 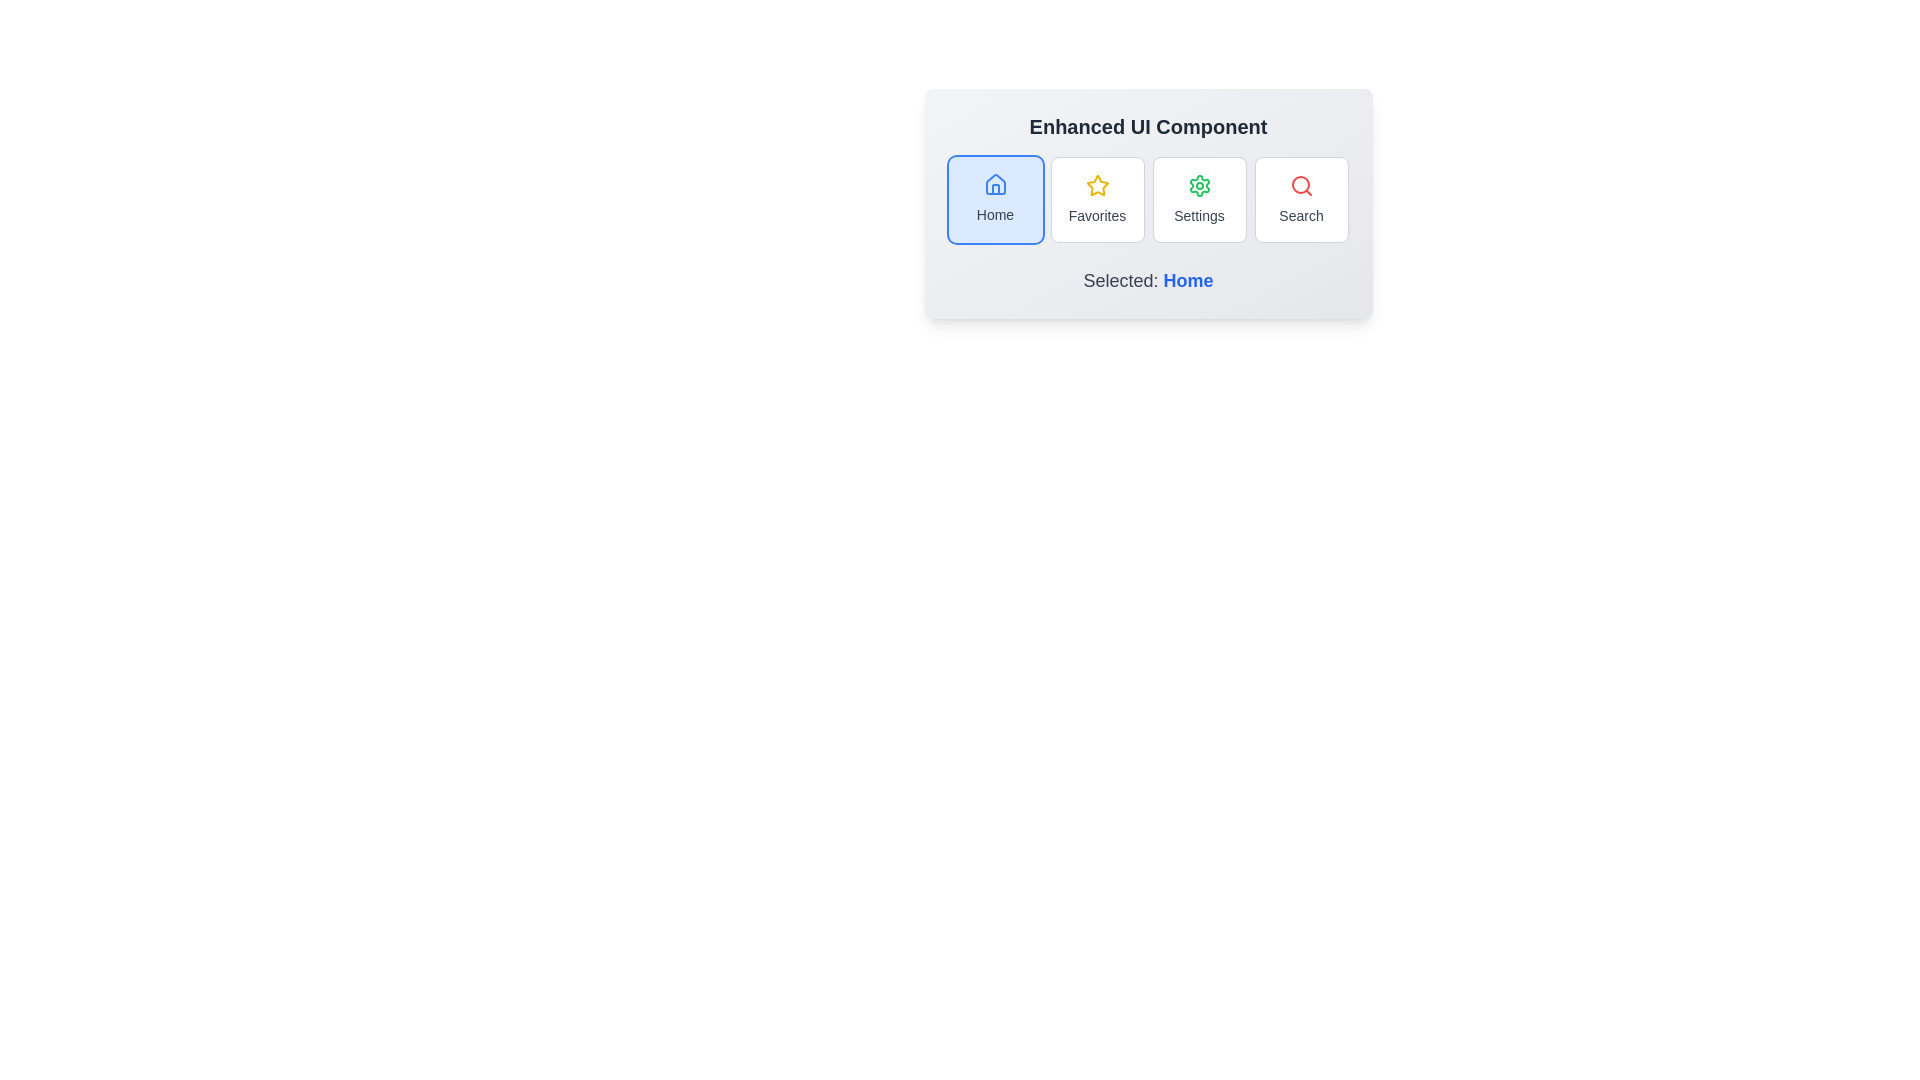 What do you see at coordinates (1301, 200) in the screenshot?
I see `the search button located at the top center of the interface, which is the fourth item in the horizontal grid layout, to initiate a search action` at bounding box center [1301, 200].